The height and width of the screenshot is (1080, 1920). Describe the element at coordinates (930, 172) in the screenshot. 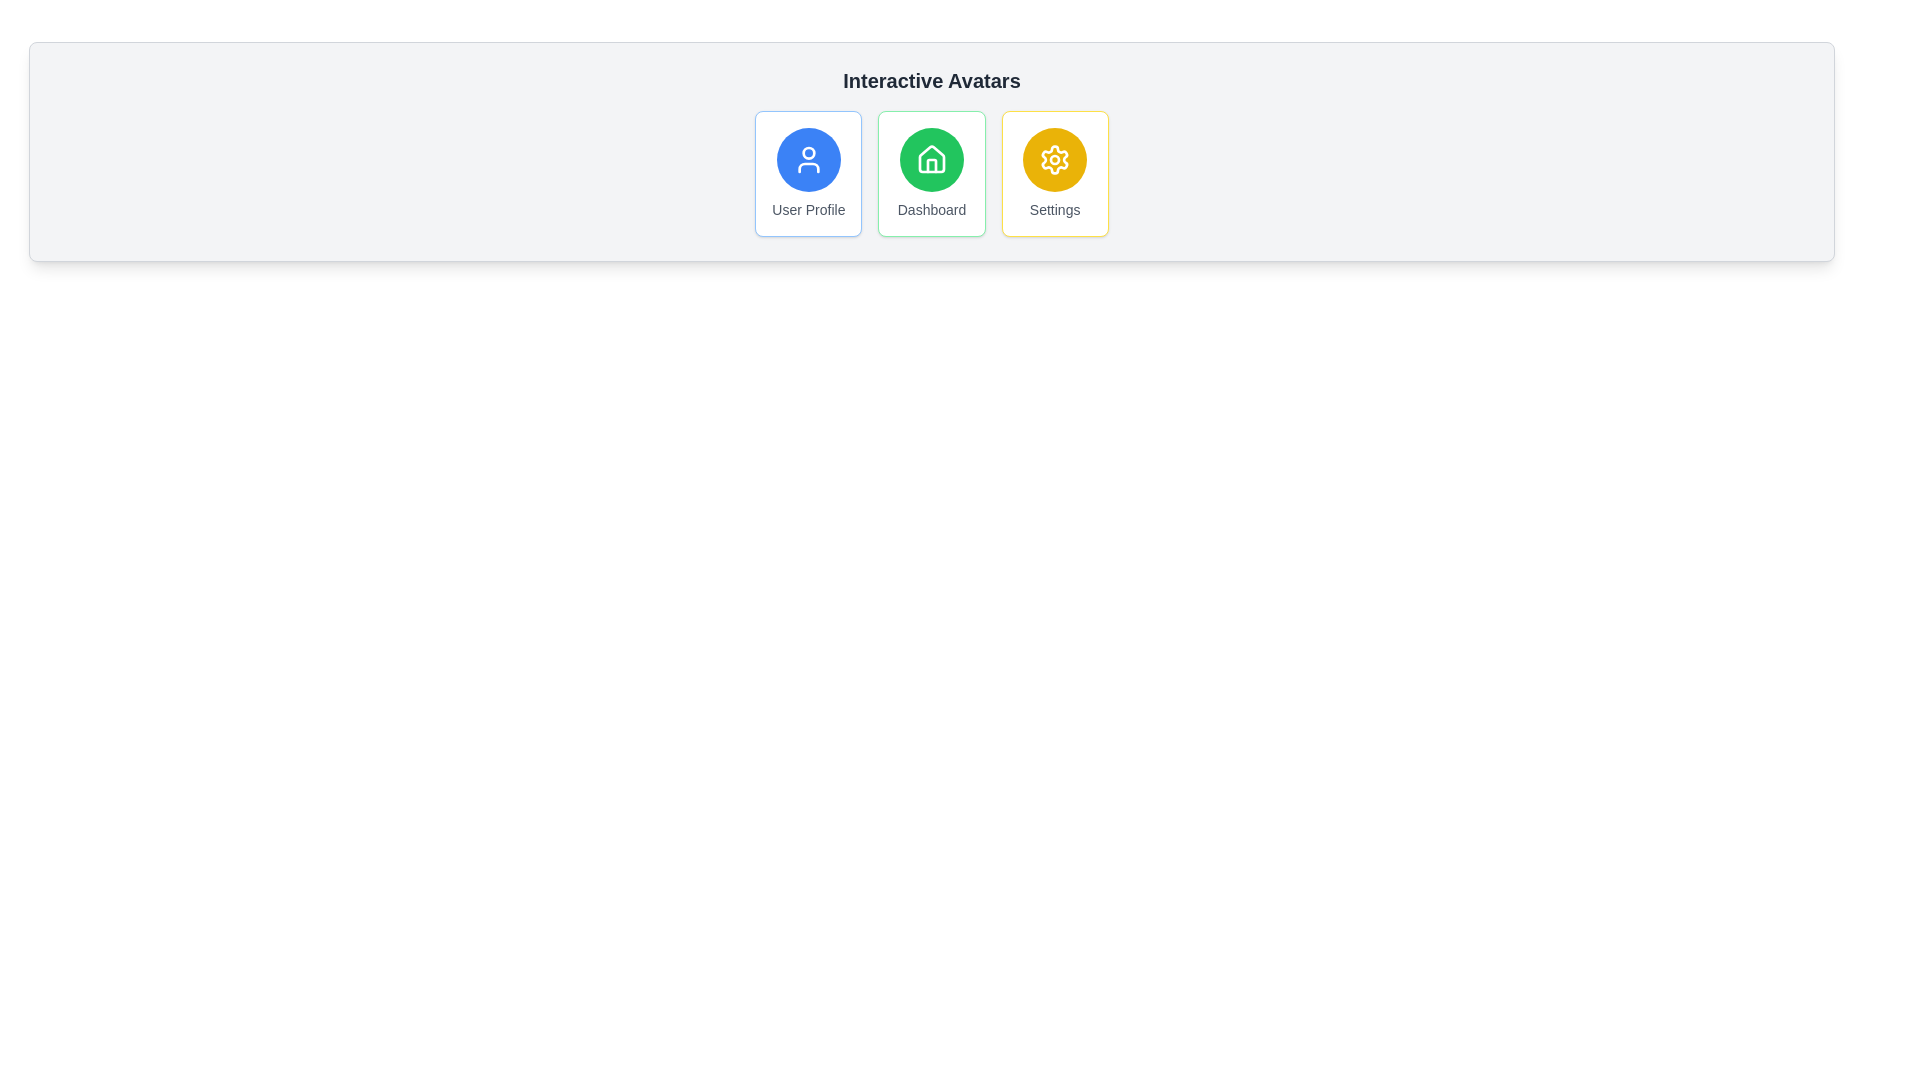

I see `the Interactive Button labeled 'Dashboard'` at that location.